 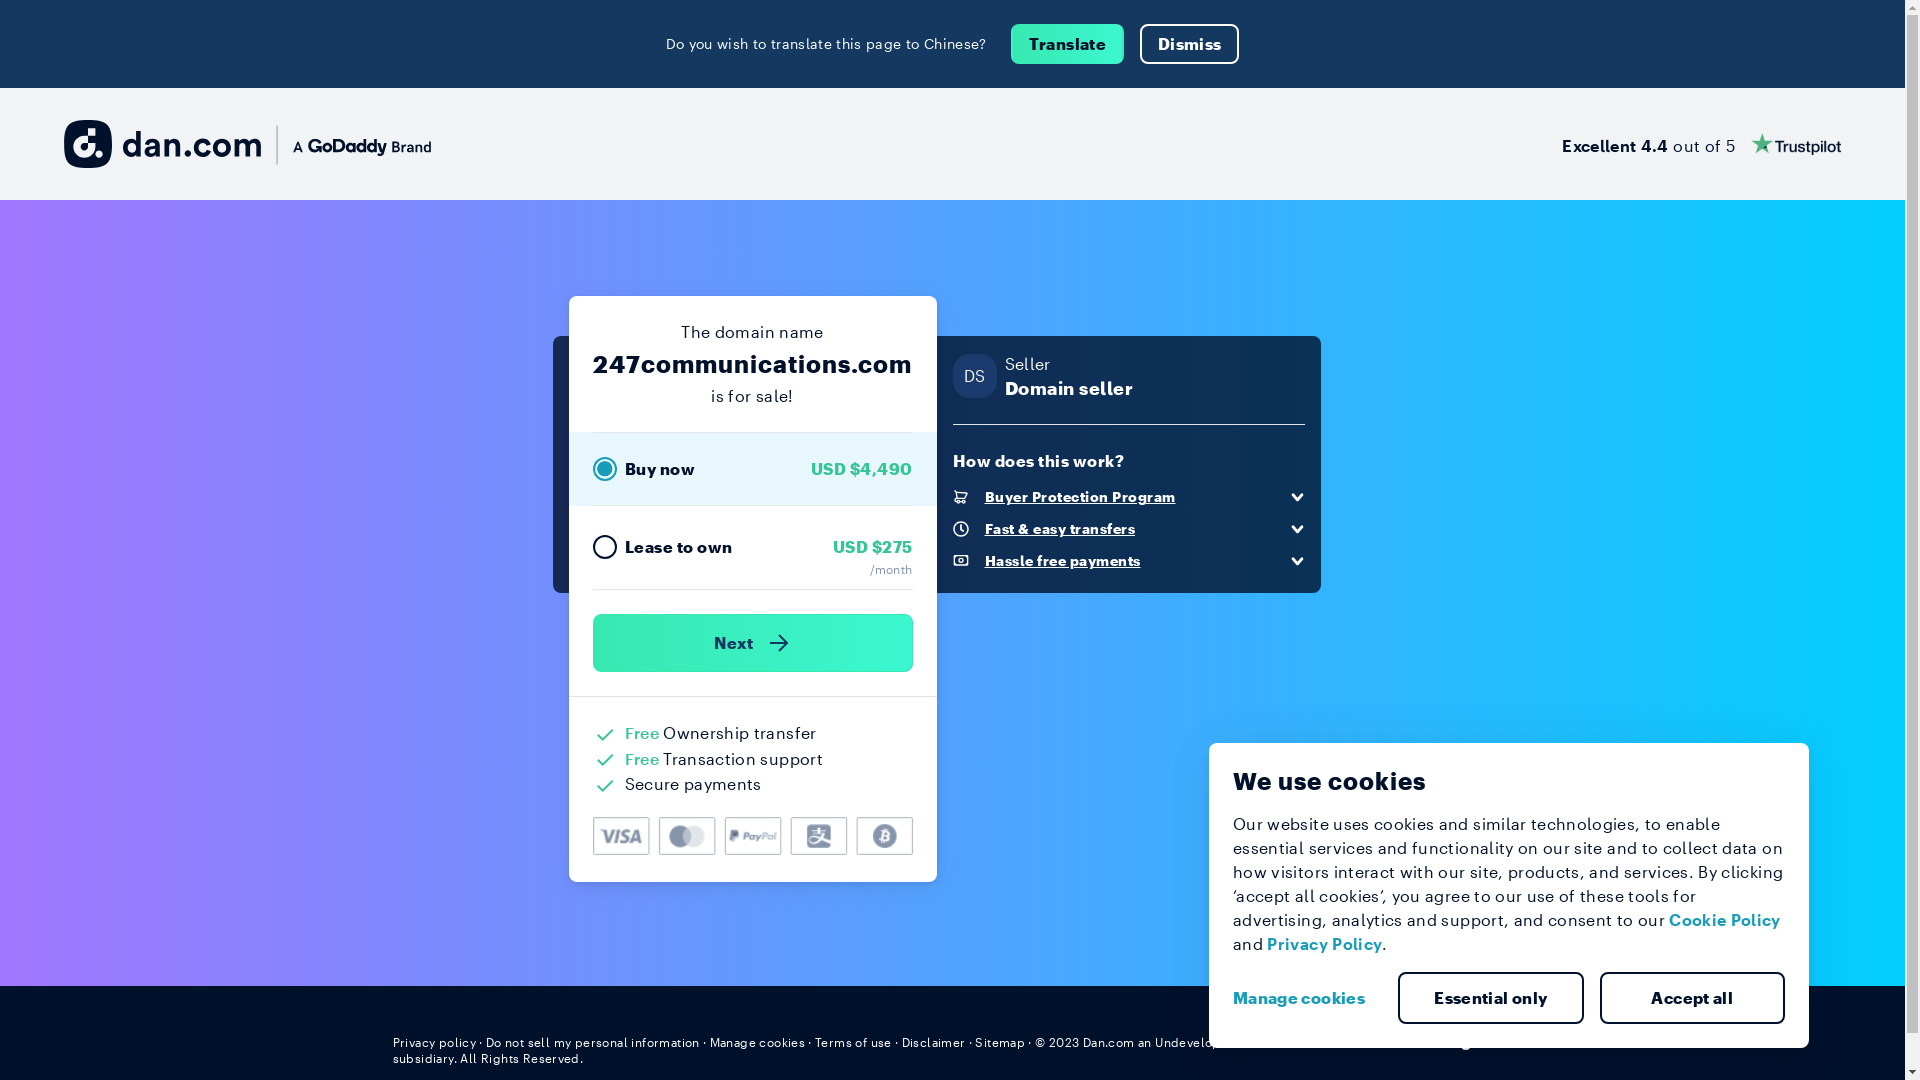 What do you see at coordinates (485, 1040) in the screenshot?
I see `'Do not sell my personal information'` at bounding box center [485, 1040].